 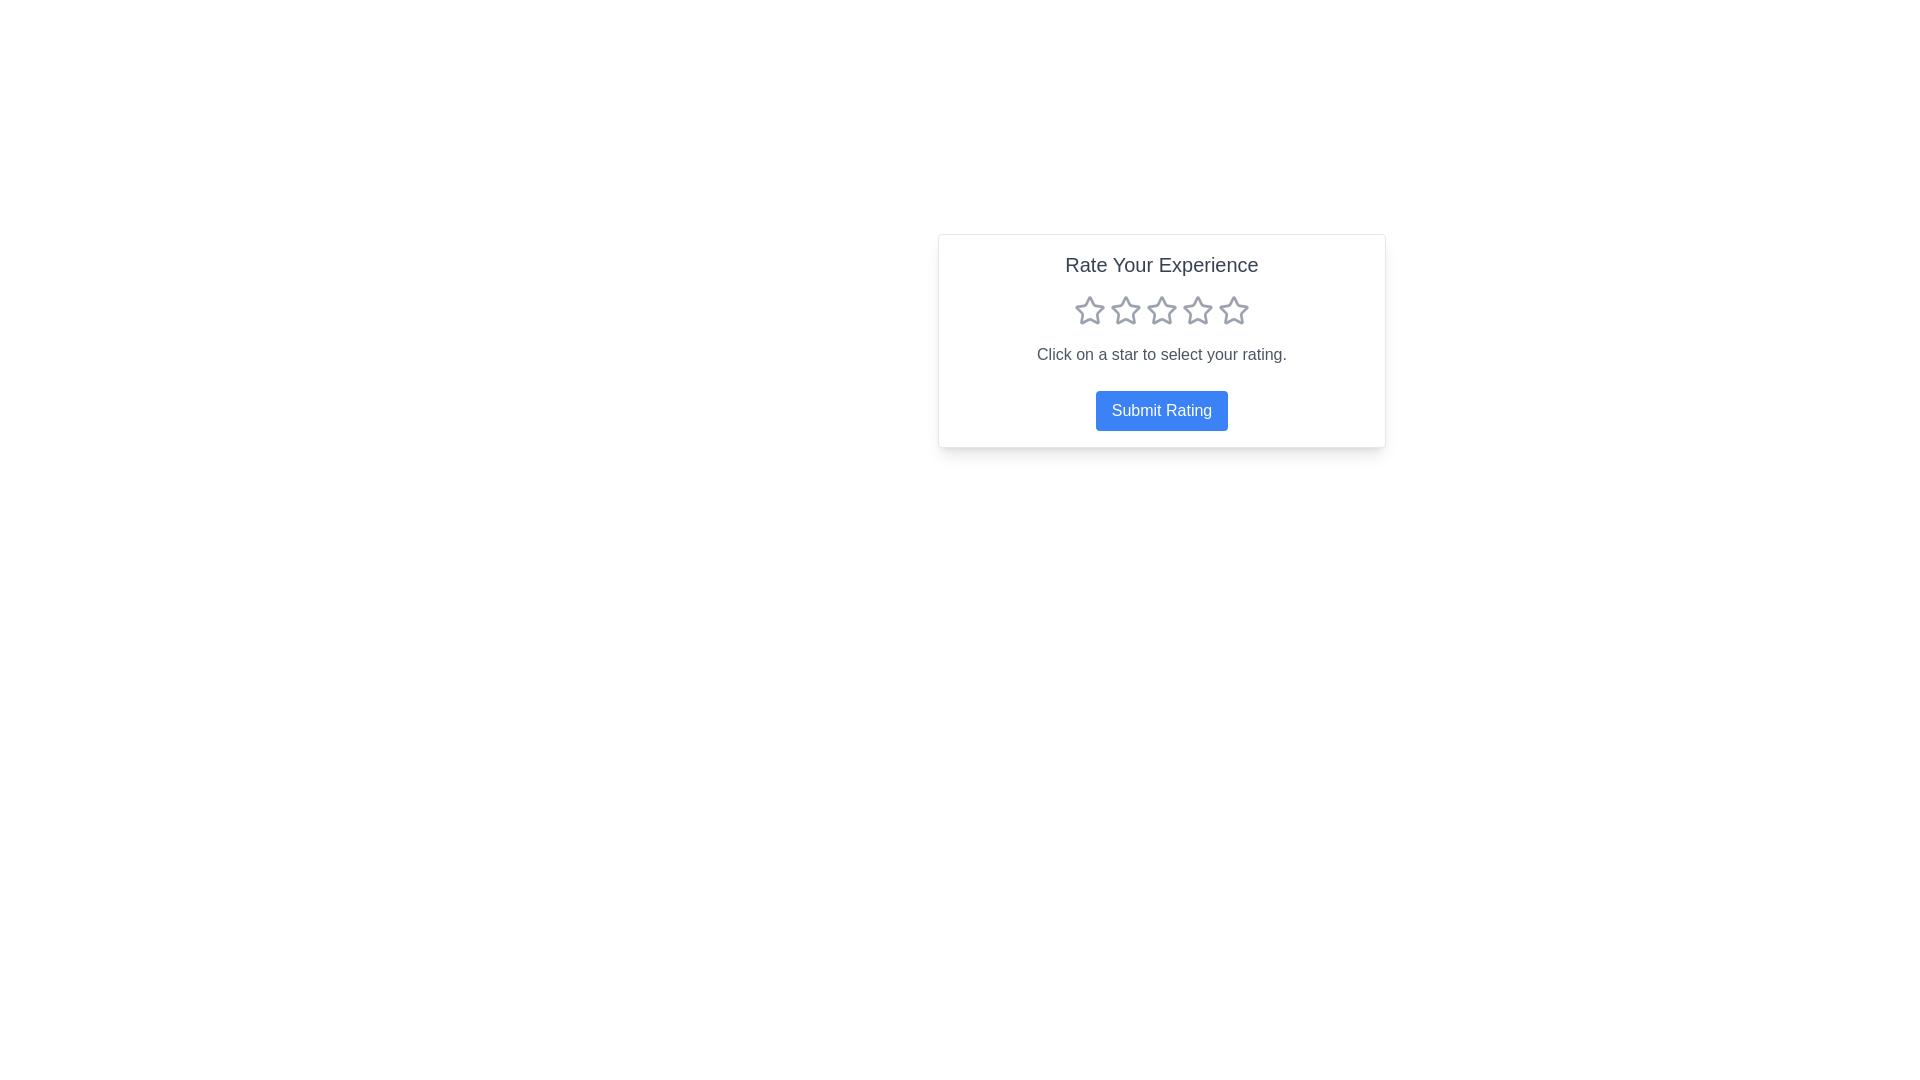 What do you see at coordinates (1161, 410) in the screenshot?
I see `the submit button located at the bottom of the card component, which is centered horizontally and is used to submit the user's selected rating` at bounding box center [1161, 410].